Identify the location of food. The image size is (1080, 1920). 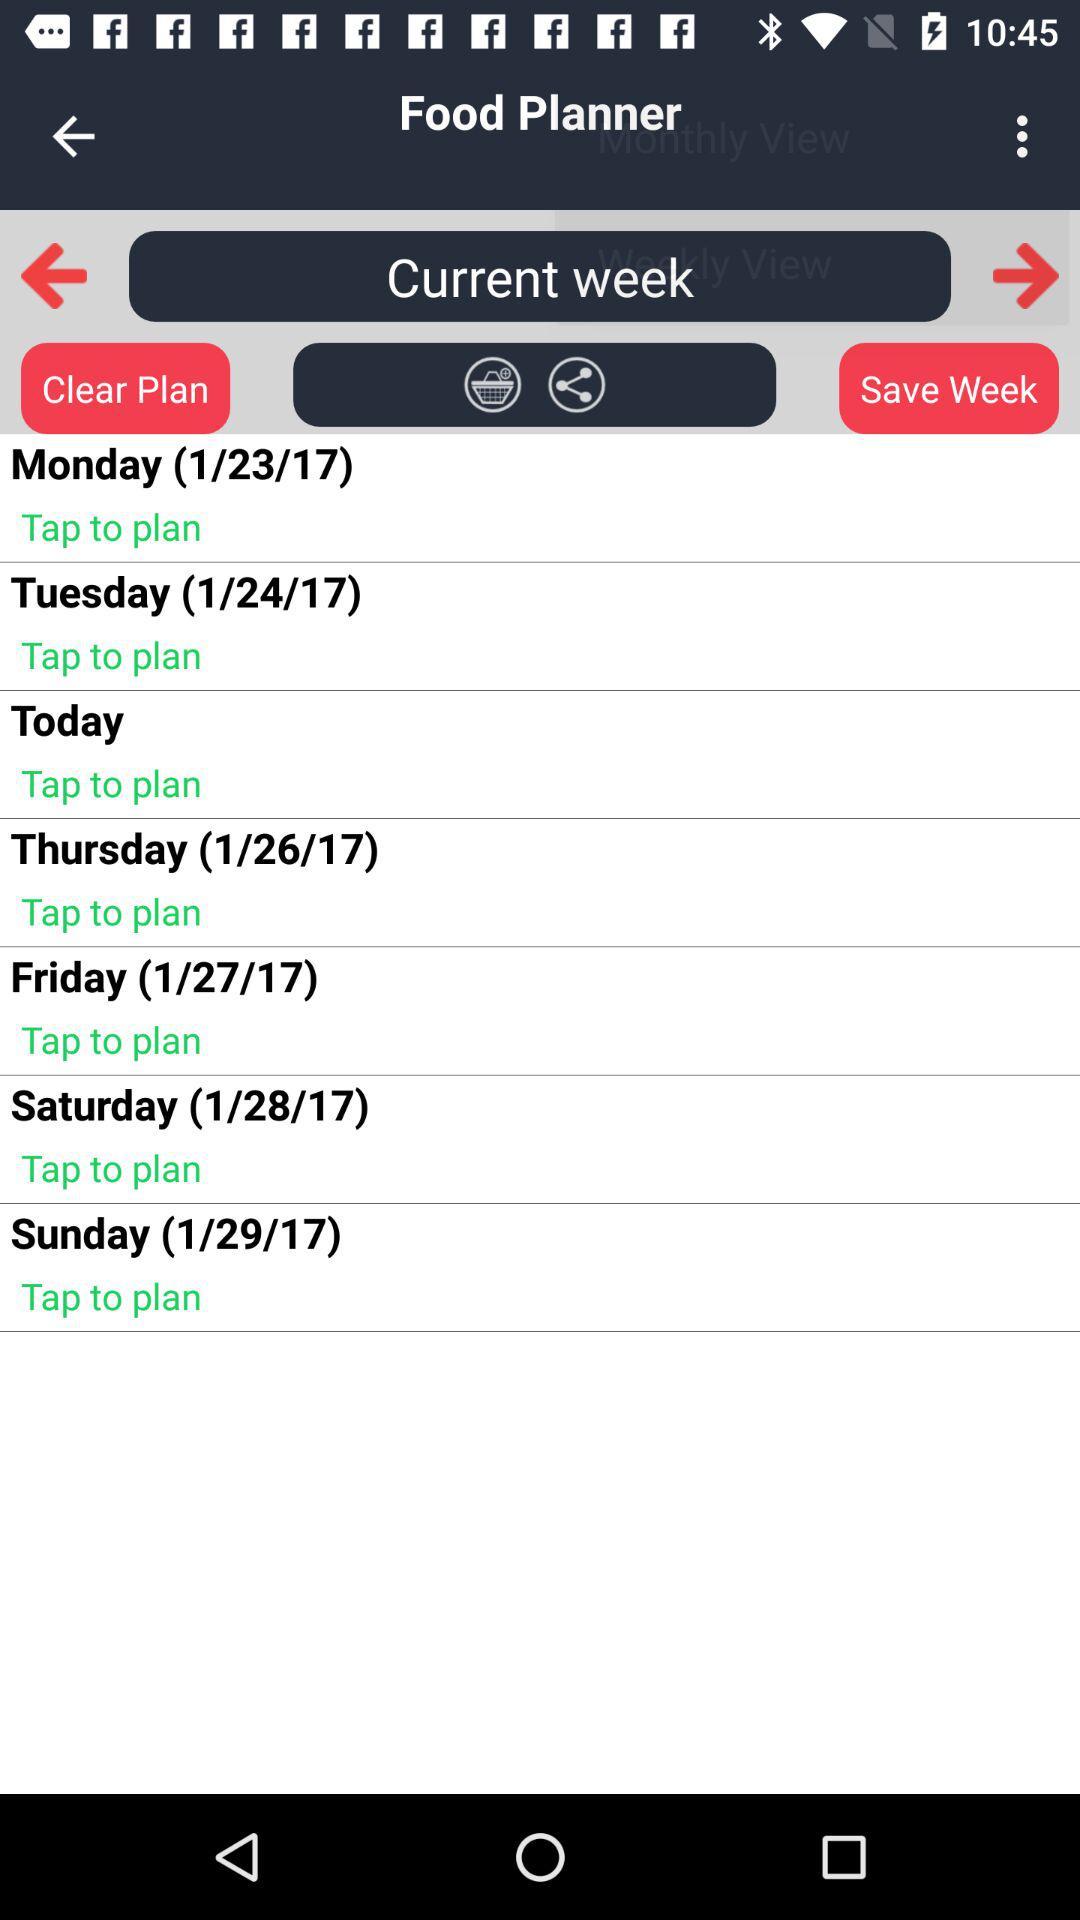
(492, 384).